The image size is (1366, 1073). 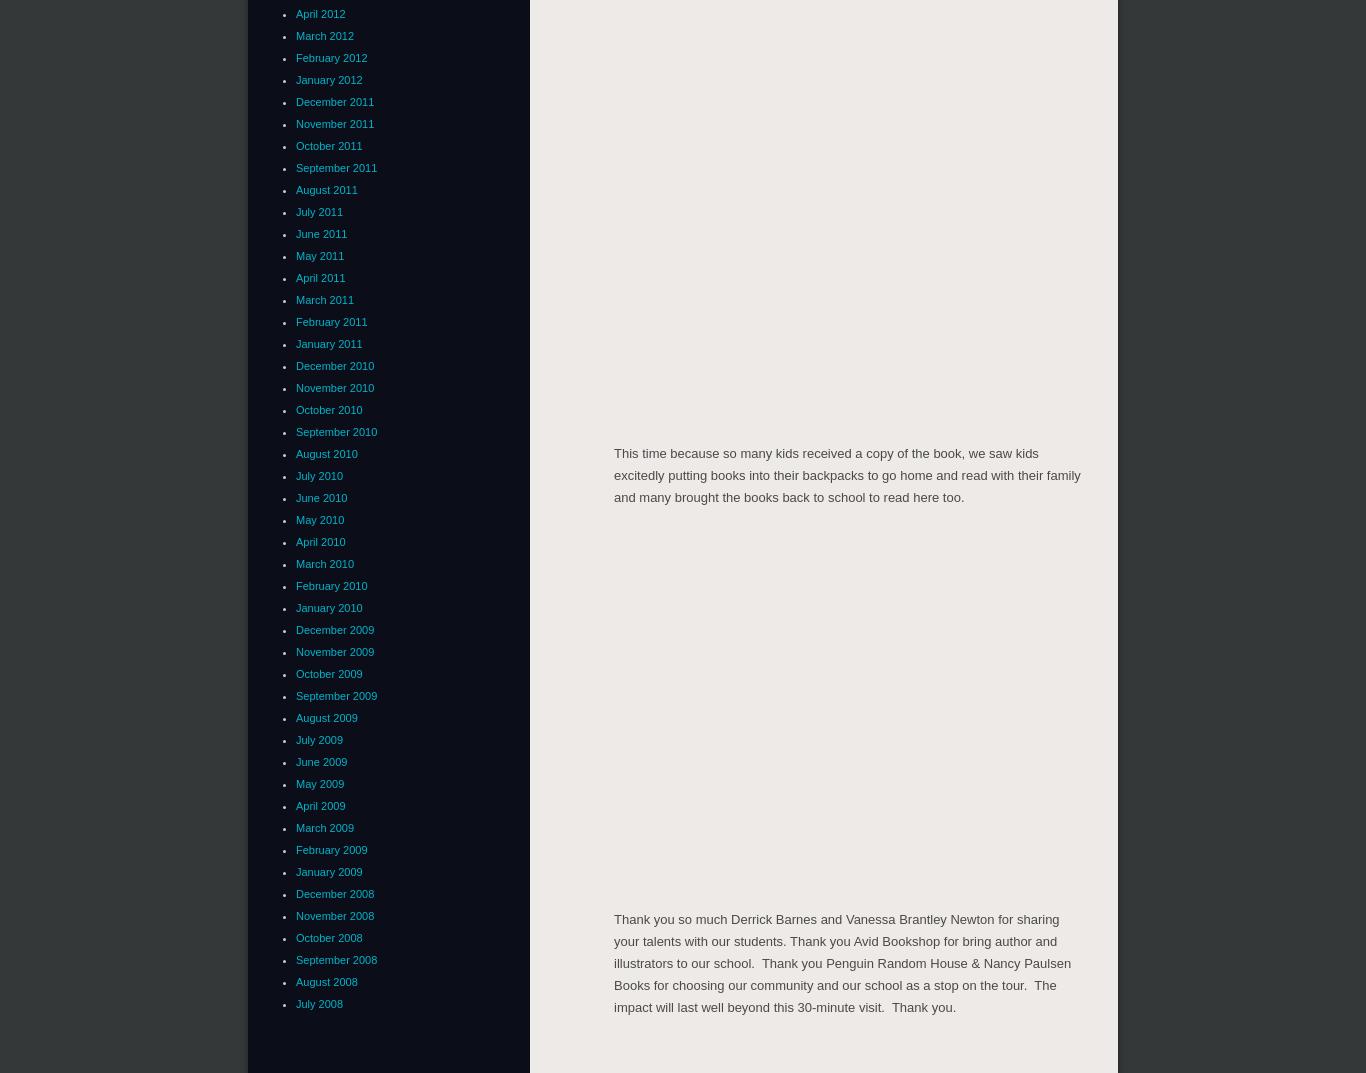 I want to click on 'December 2010', so click(x=334, y=364).